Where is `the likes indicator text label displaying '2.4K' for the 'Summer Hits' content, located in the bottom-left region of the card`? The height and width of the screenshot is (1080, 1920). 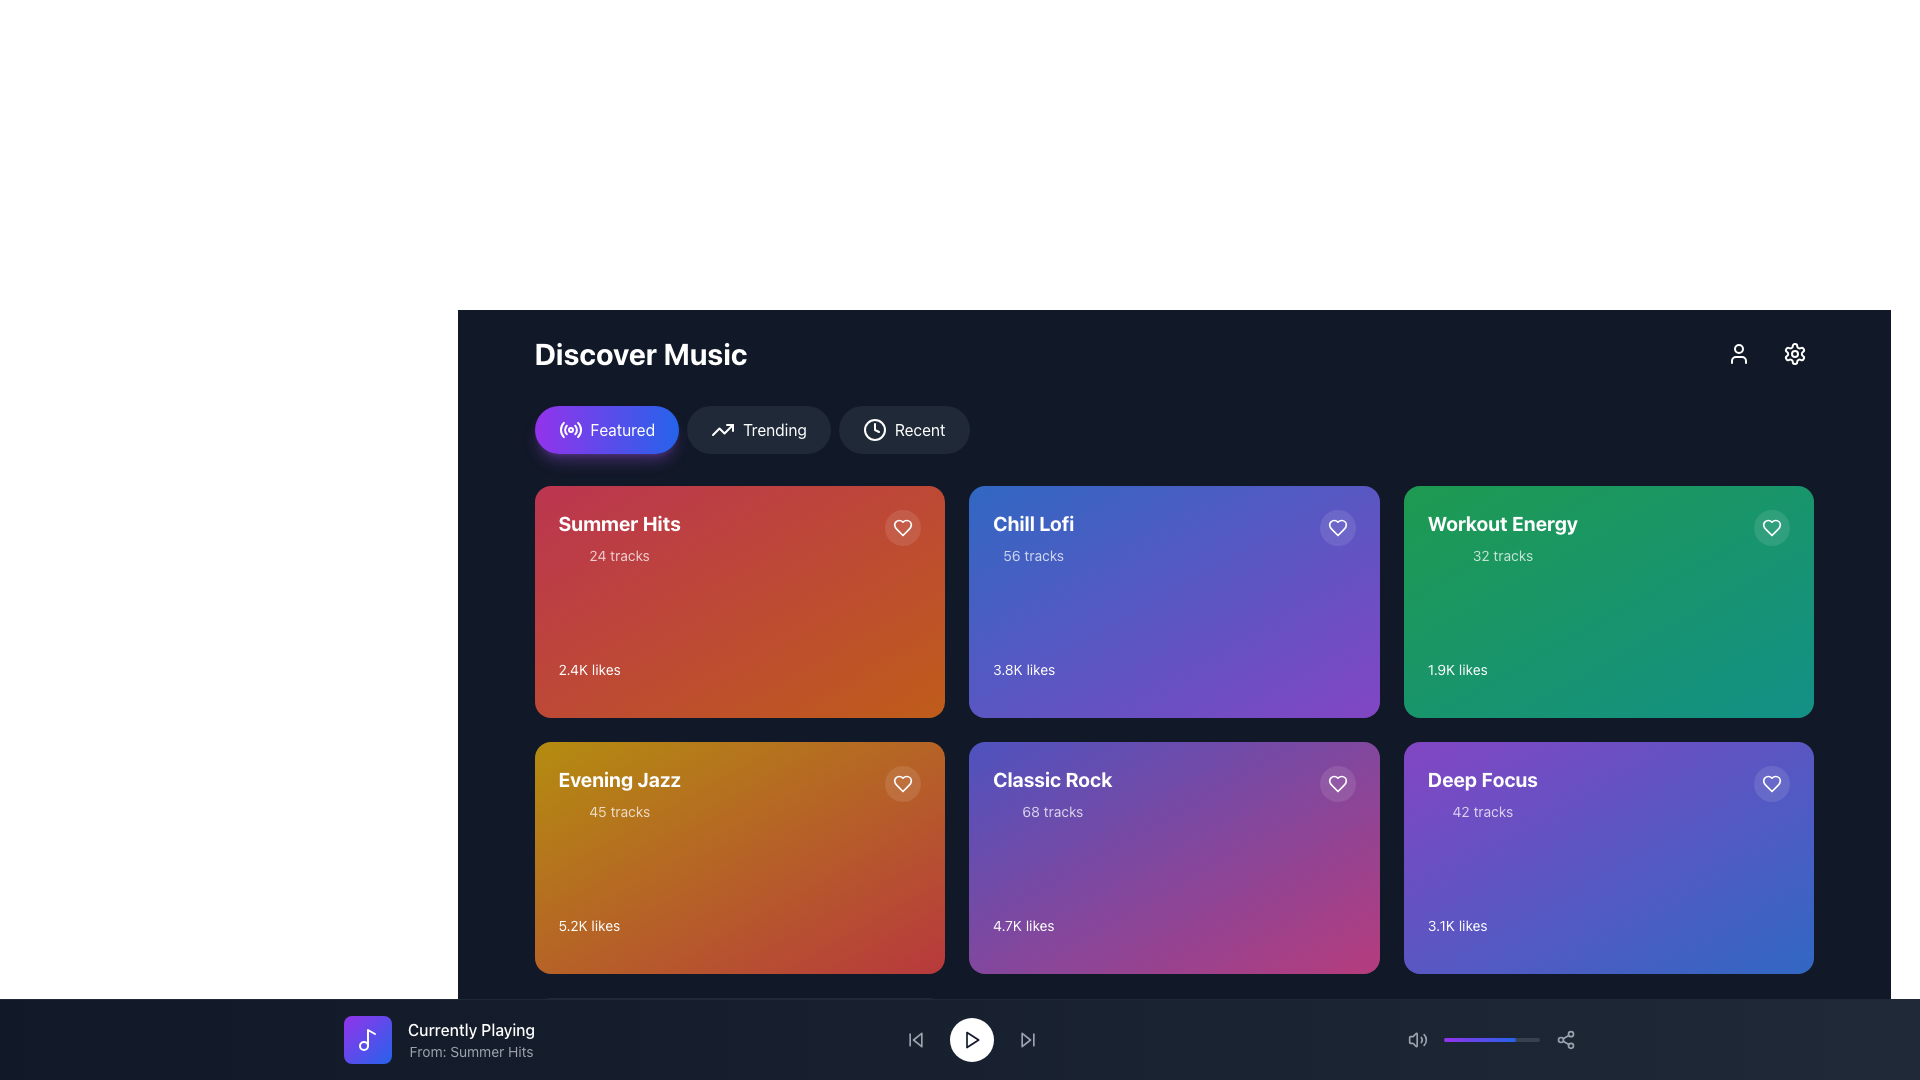 the likes indicator text label displaying '2.4K' for the 'Summer Hits' content, located in the bottom-left region of the card is located at coordinates (588, 670).